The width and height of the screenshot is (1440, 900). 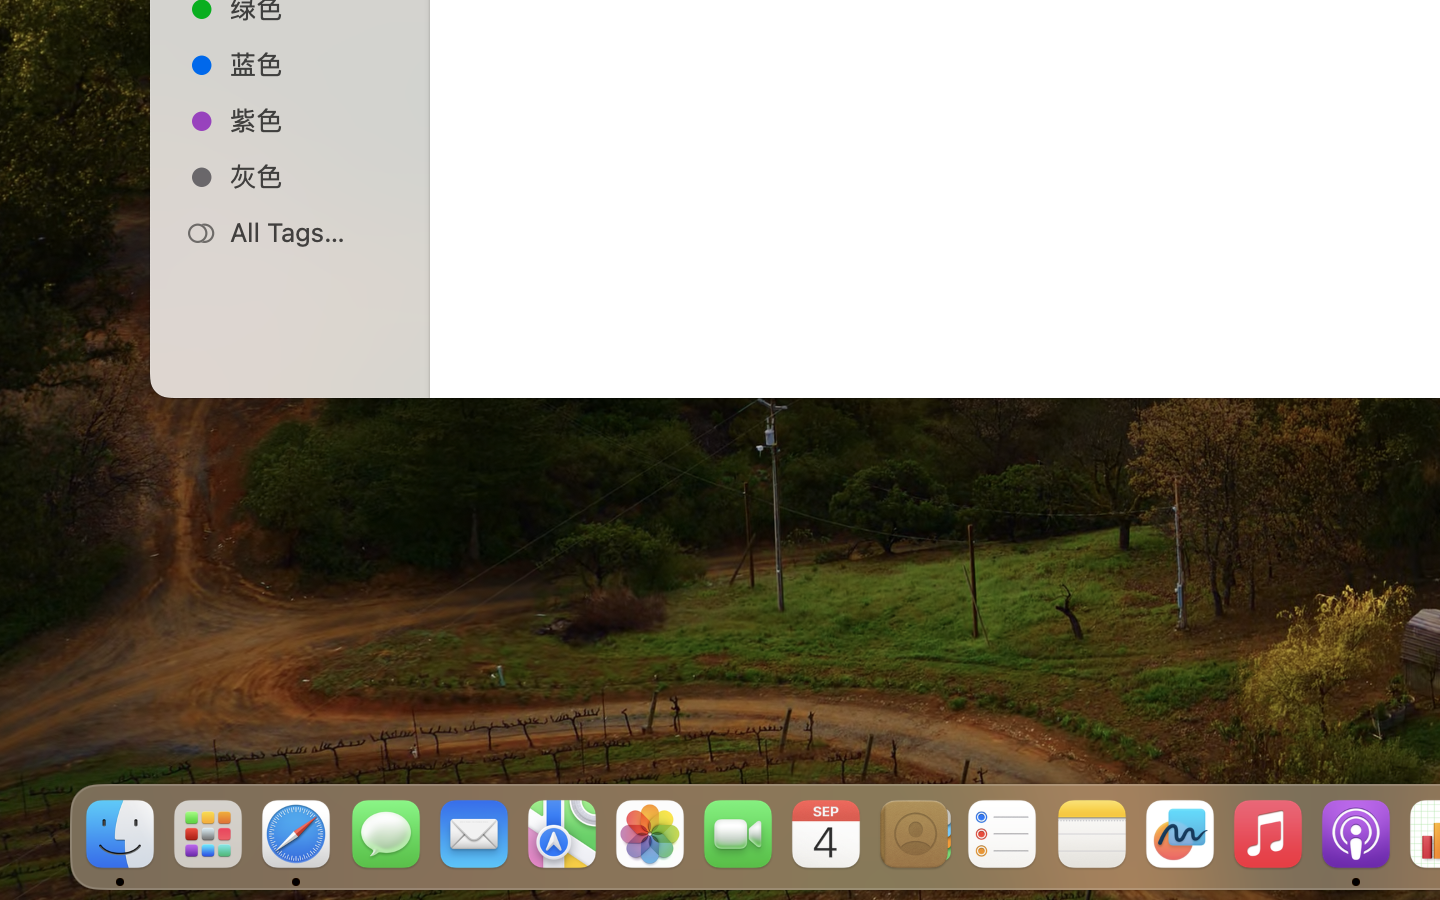 What do you see at coordinates (311, 119) in the screenshot?
I see `'紫色'` at bounding box center [311, 119].